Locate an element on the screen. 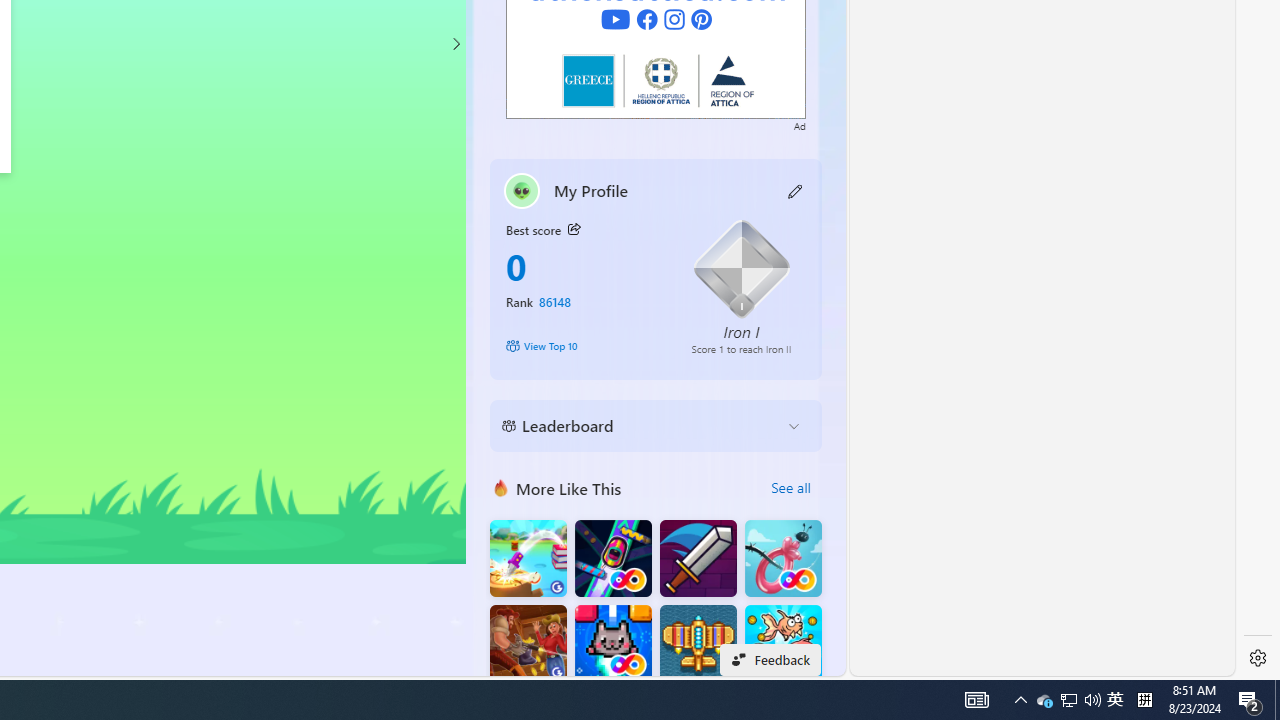  'Dungeon Master Knight' is located at coordinates (698, 558).